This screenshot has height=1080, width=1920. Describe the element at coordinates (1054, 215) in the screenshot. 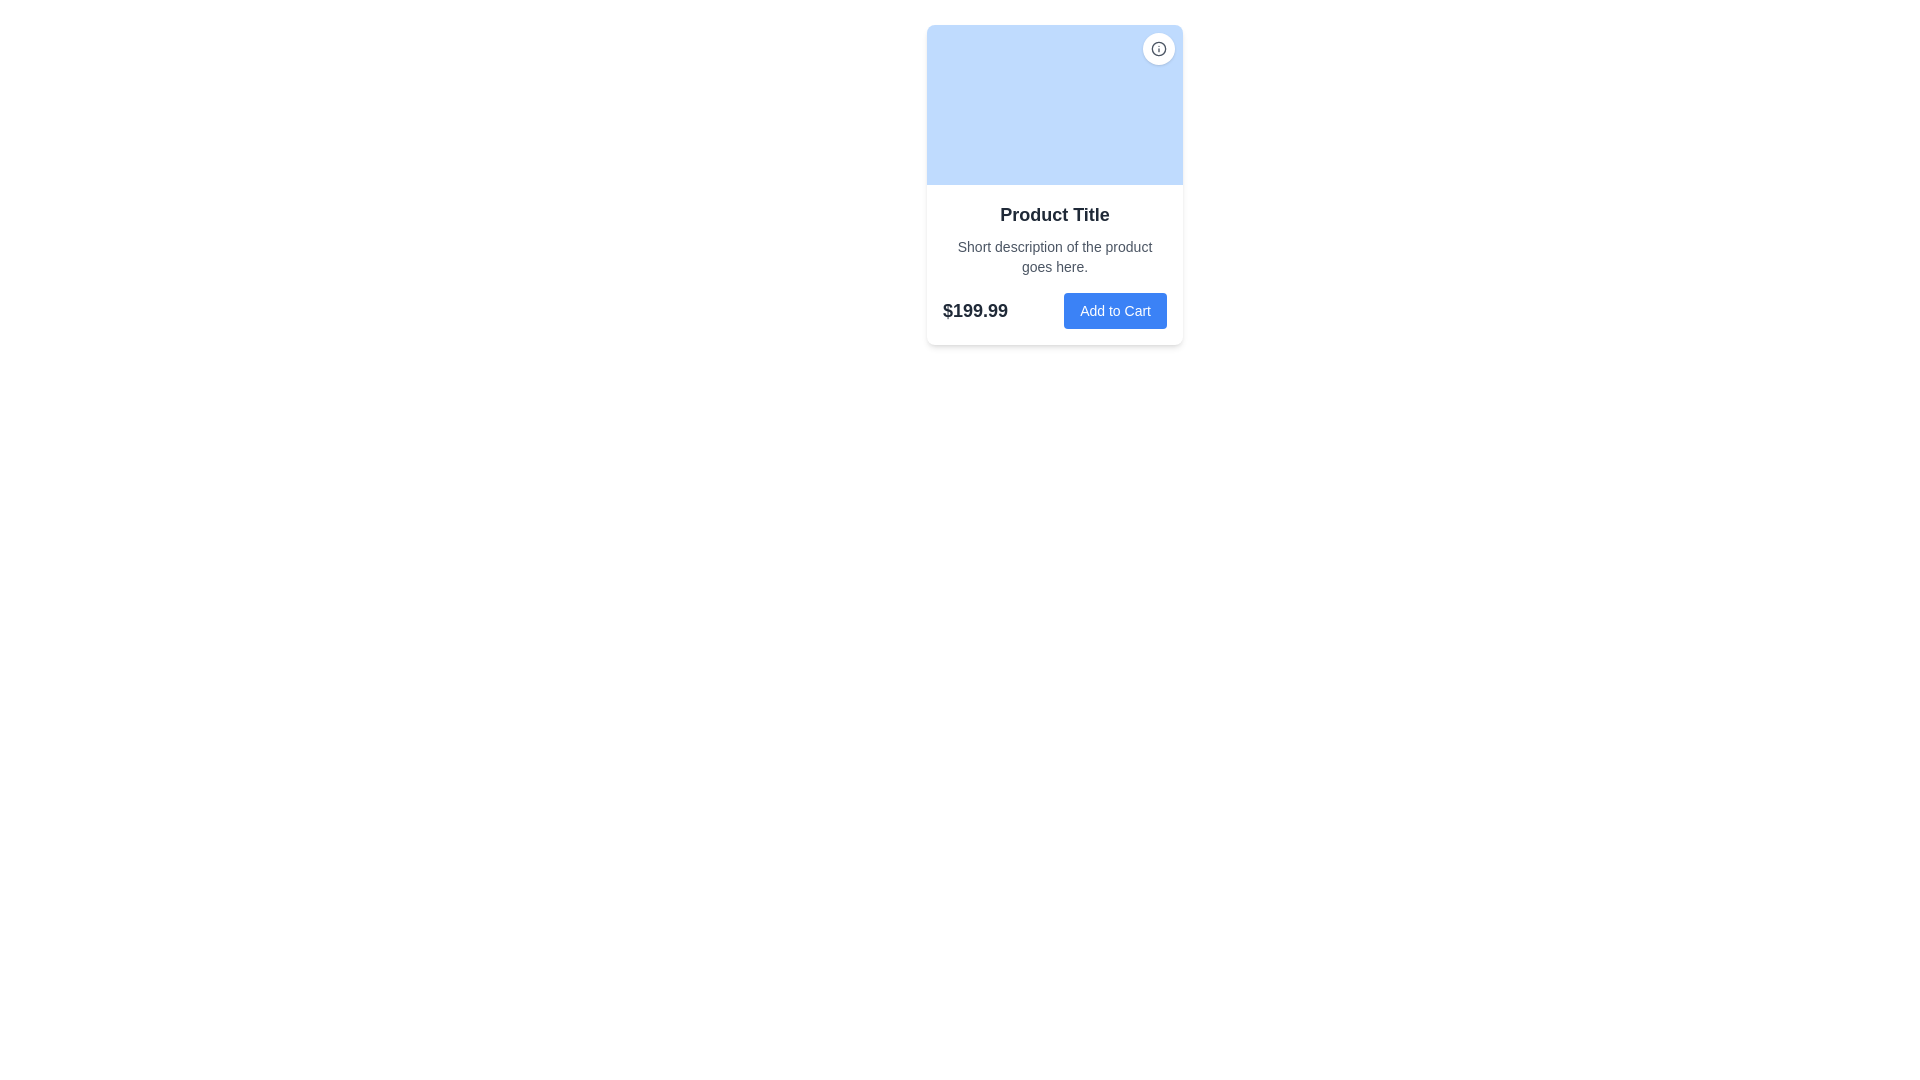

I see `the product title text label located directly below the product image placeholder and above the product description text` at that location.